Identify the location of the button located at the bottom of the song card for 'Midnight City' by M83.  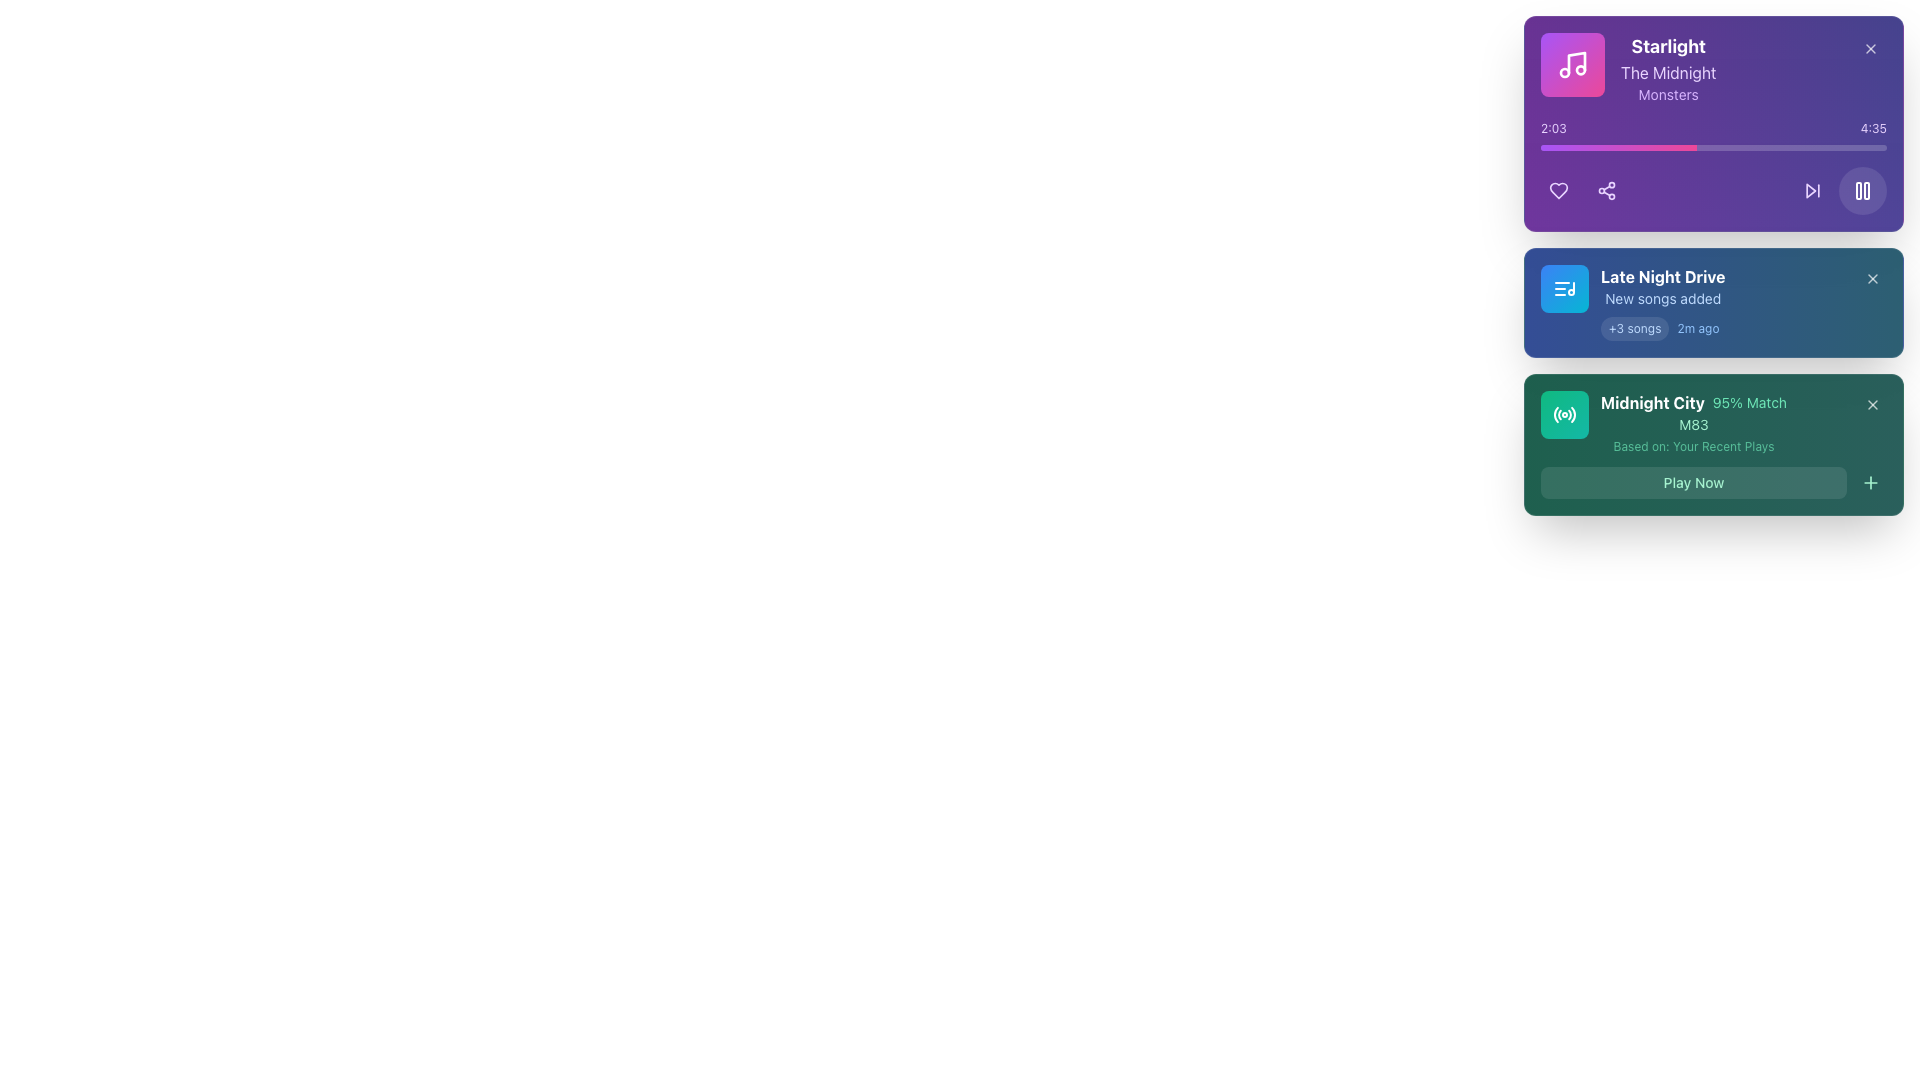
(1712, 482).